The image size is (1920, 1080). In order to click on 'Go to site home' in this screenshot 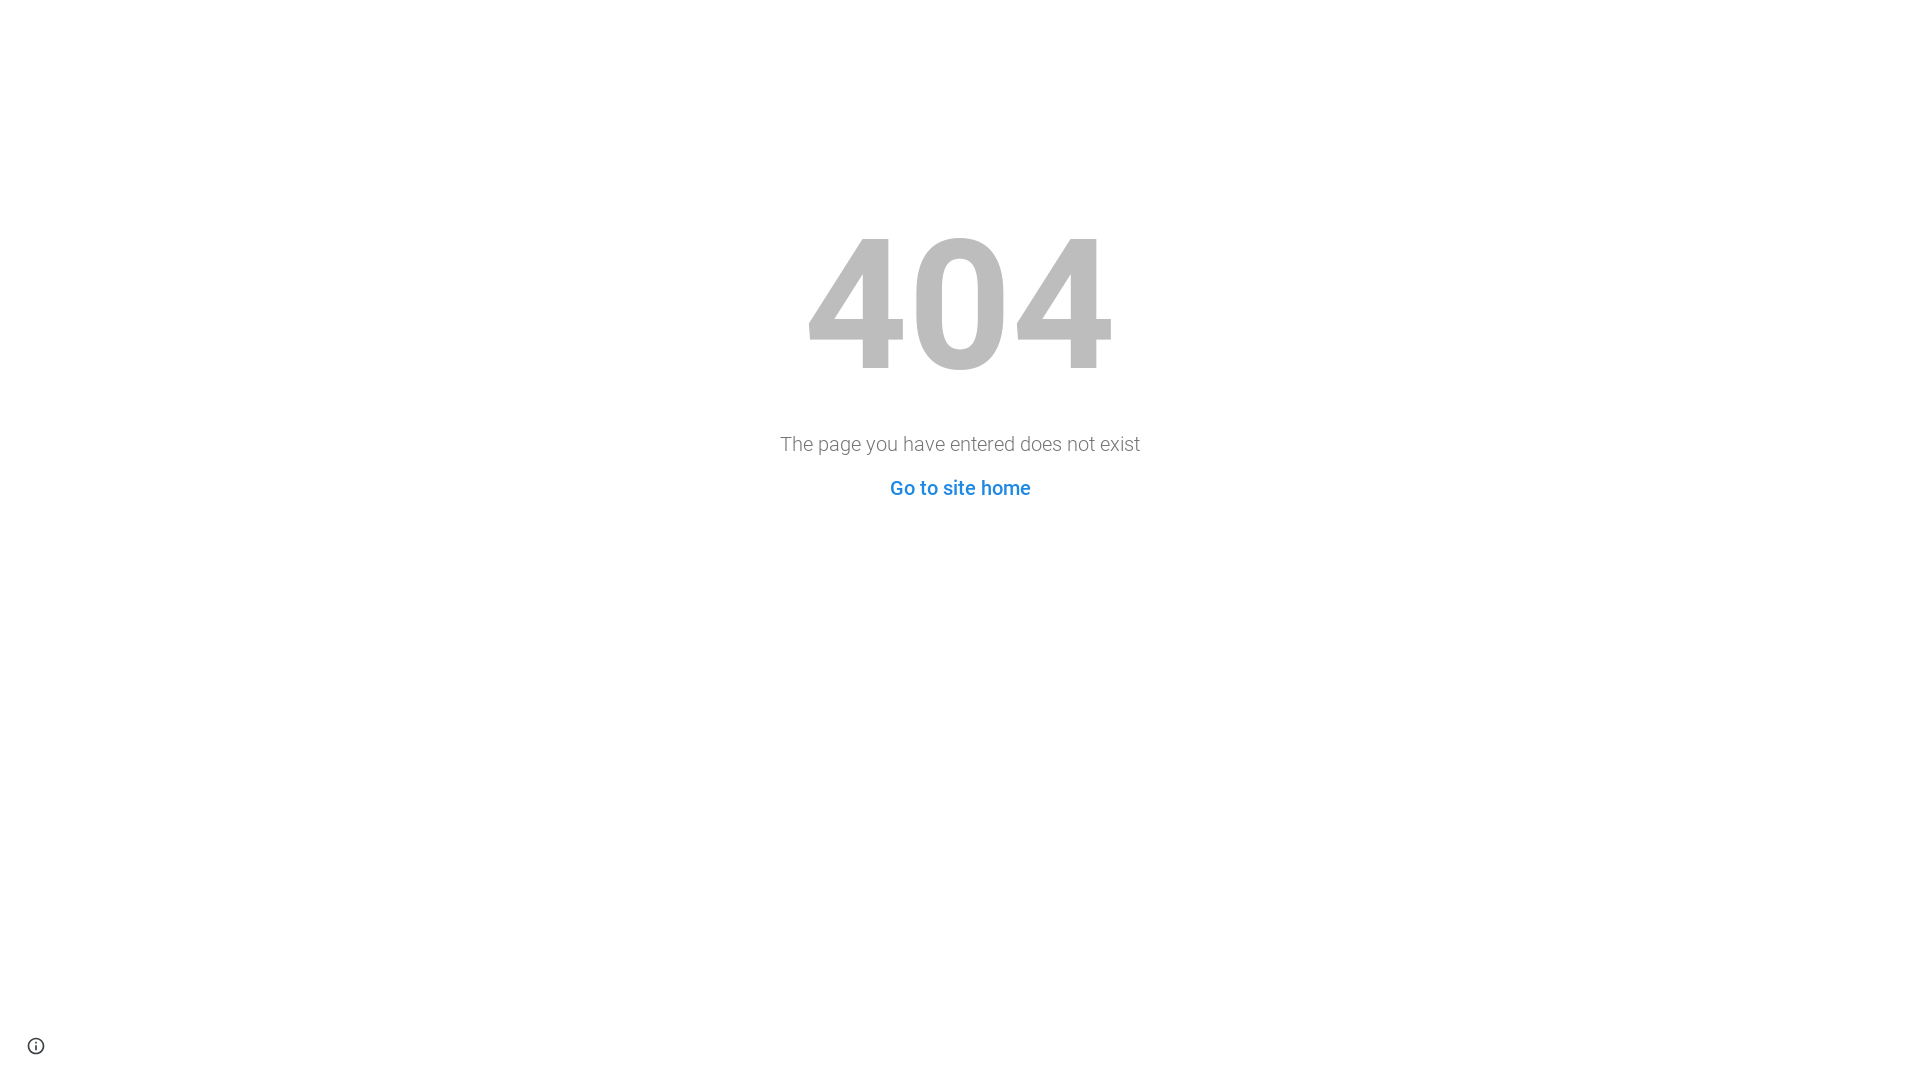, I will do `click(888, 488)`.